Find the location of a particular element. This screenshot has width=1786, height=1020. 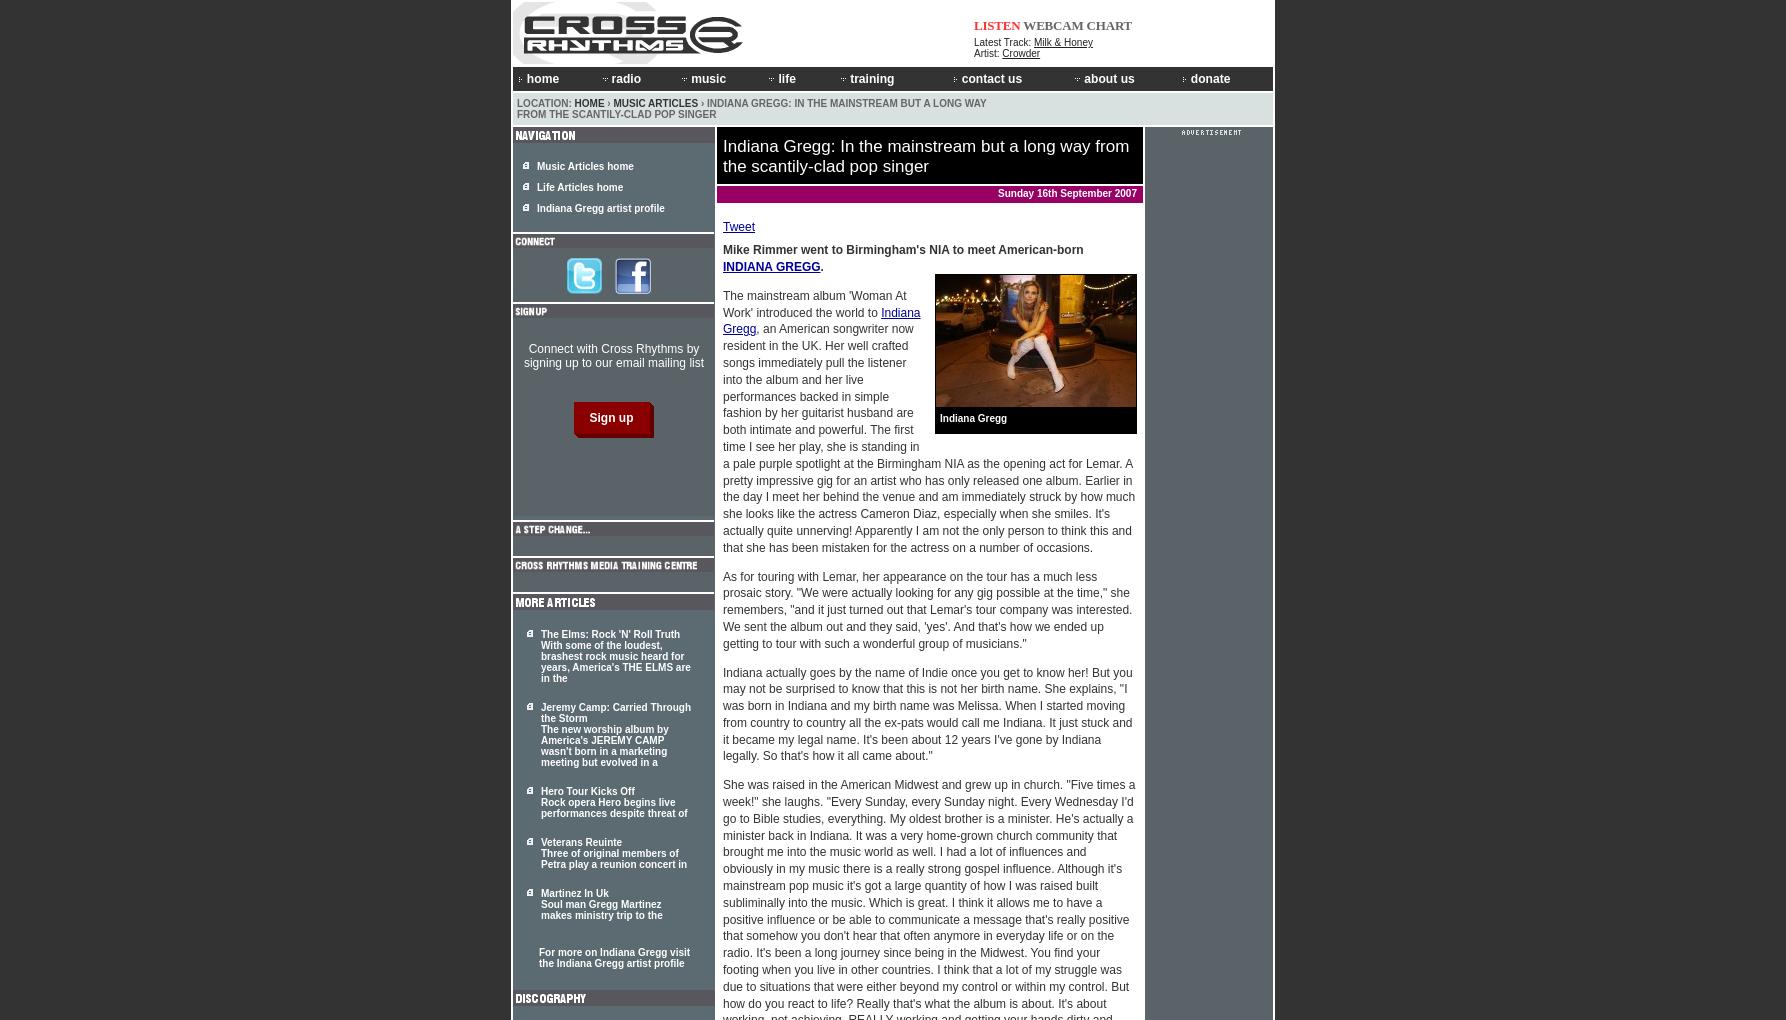

'Cross Rhythms Founders' is located at coordinates (1144, 161).